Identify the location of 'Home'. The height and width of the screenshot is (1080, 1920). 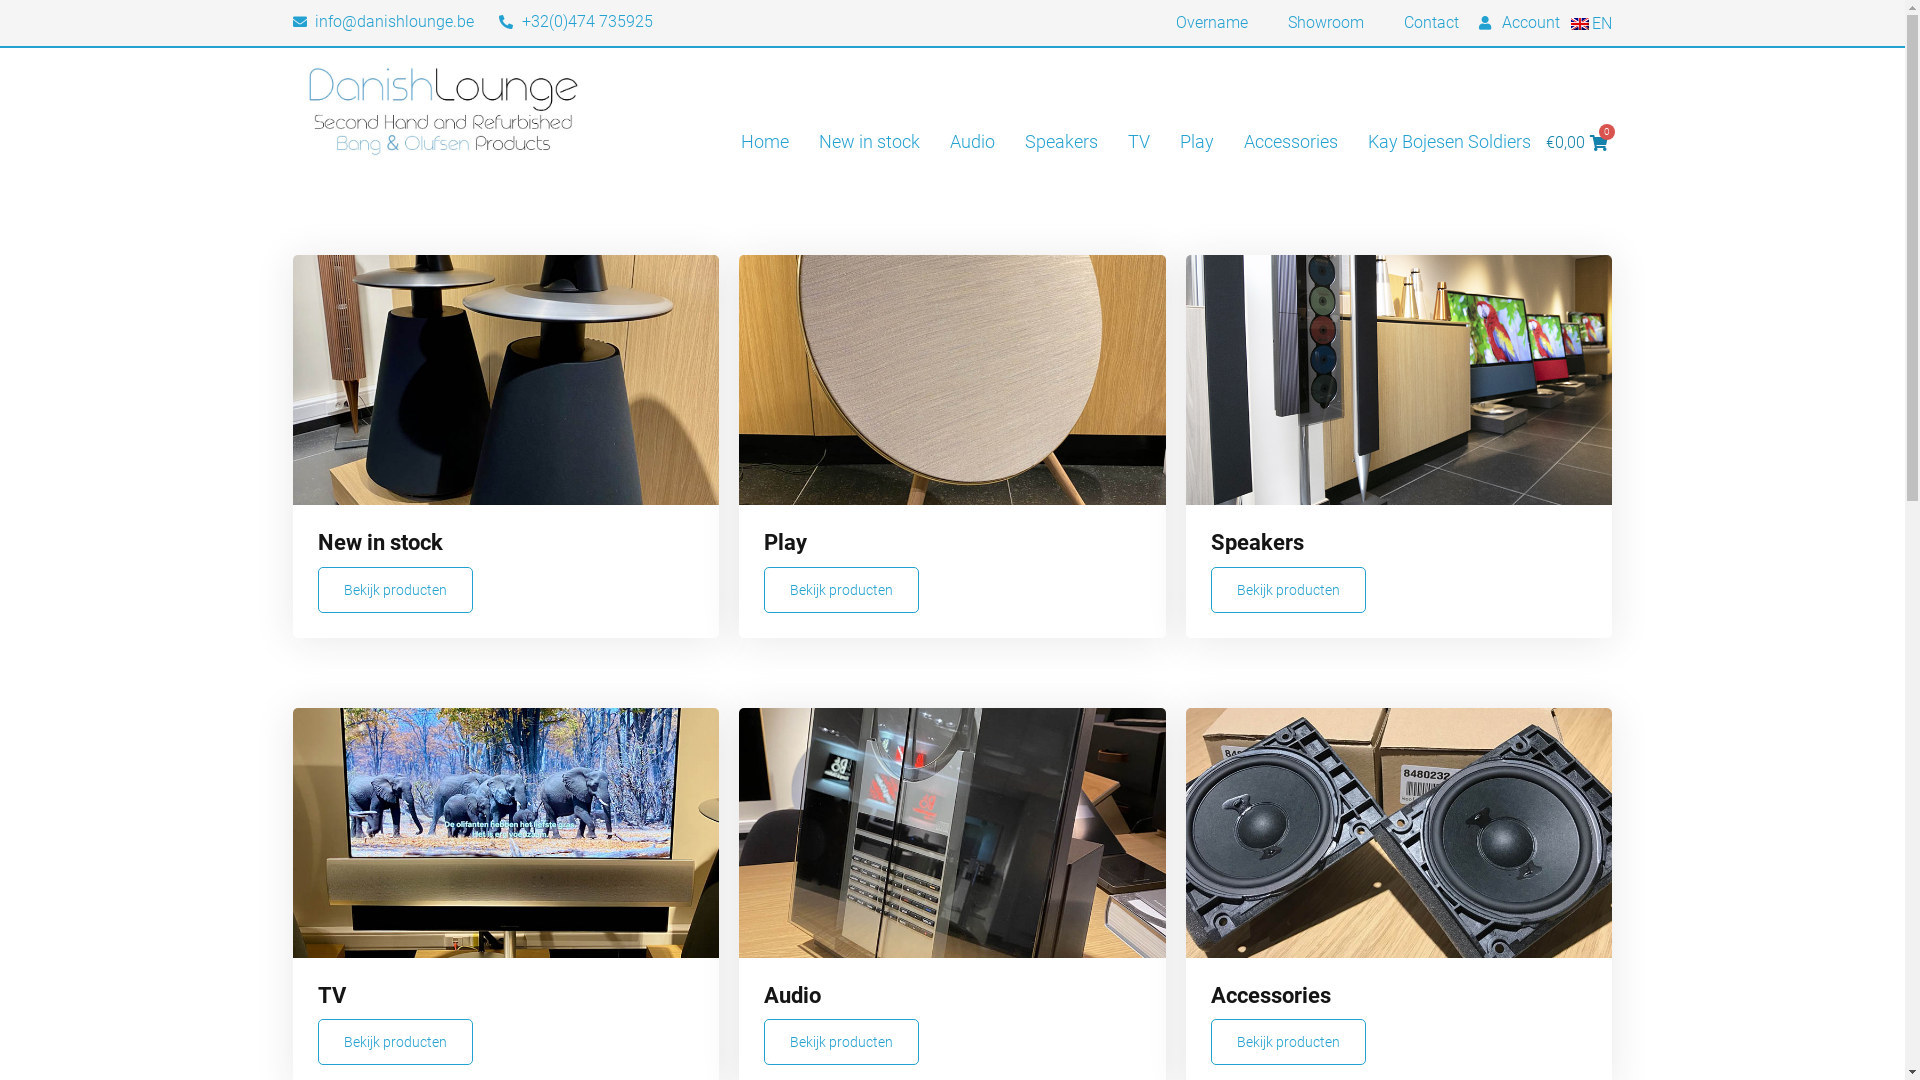
(763, 141).